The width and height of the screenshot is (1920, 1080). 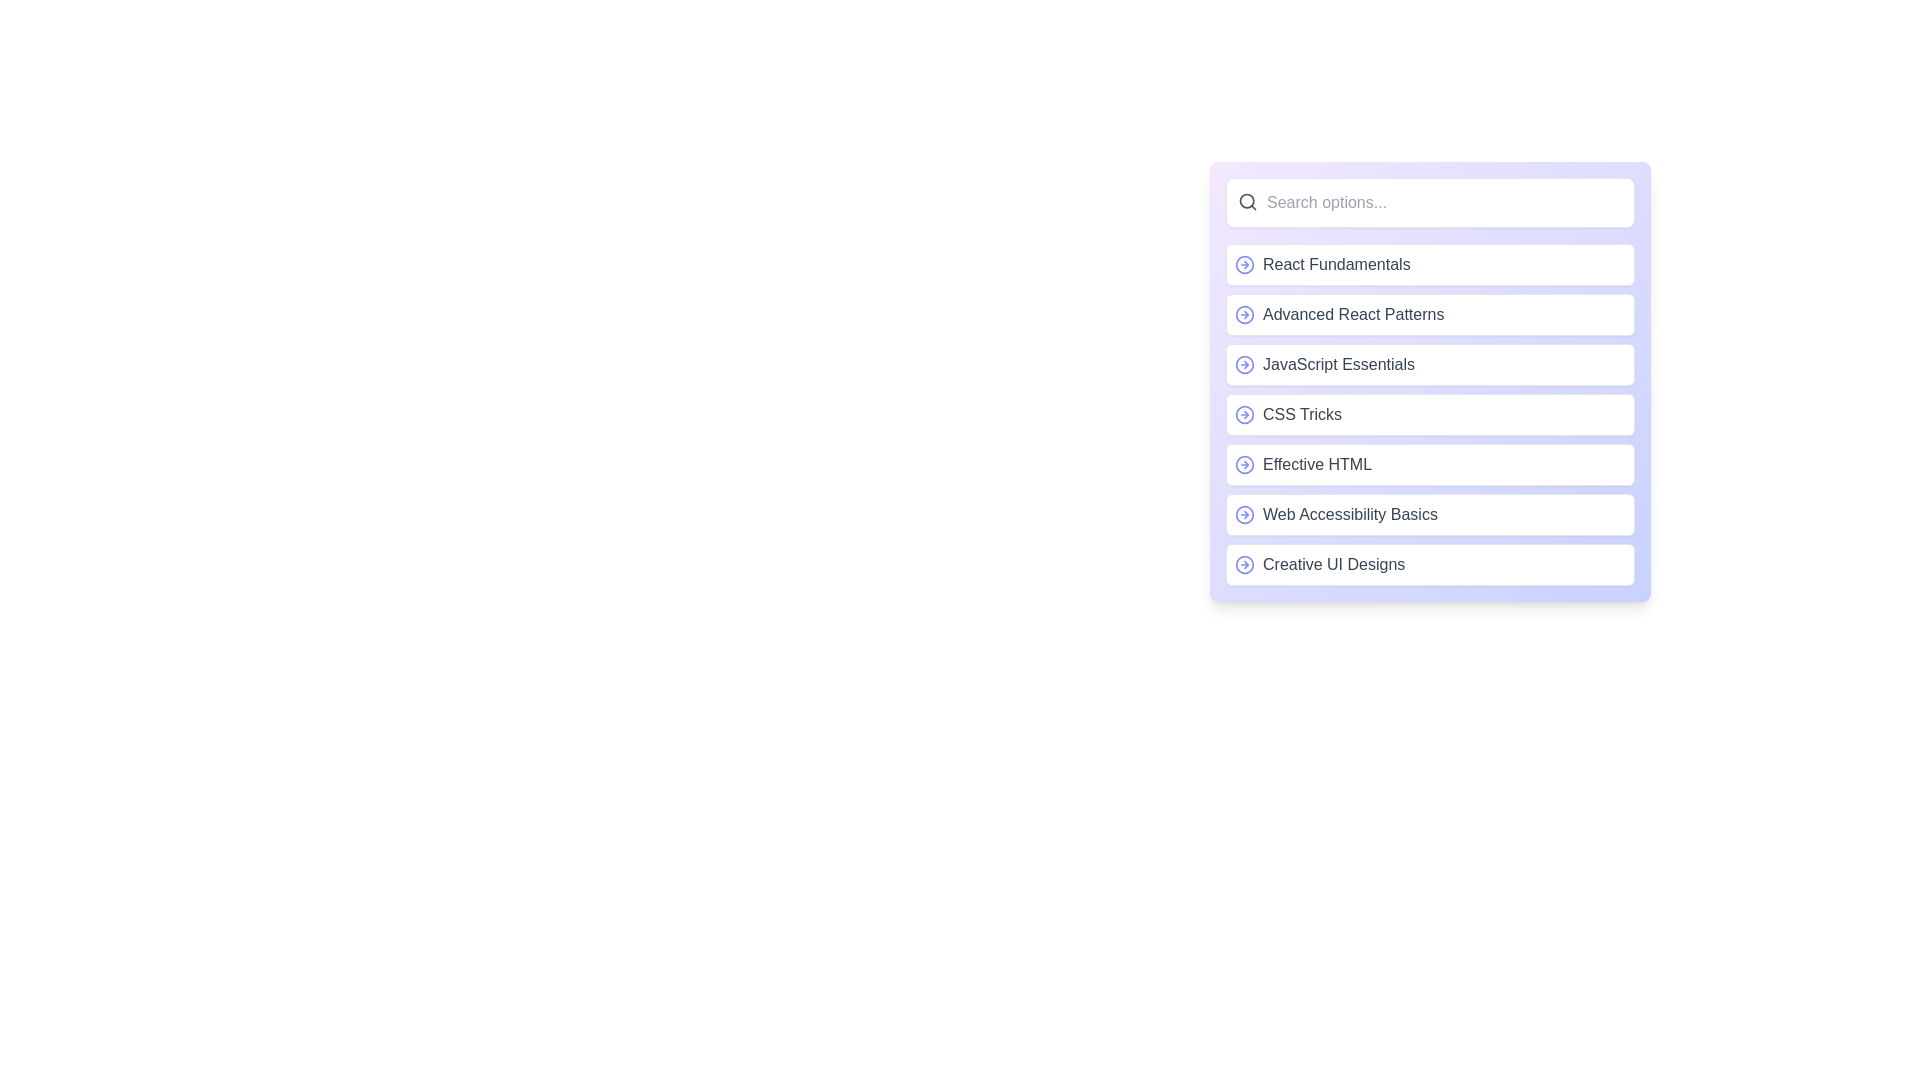 I want to click on the text label reading 'Web Accessibility Basics' which is the sixth item in the list of selectable items under the search bar, so click(x=1350, y=514).